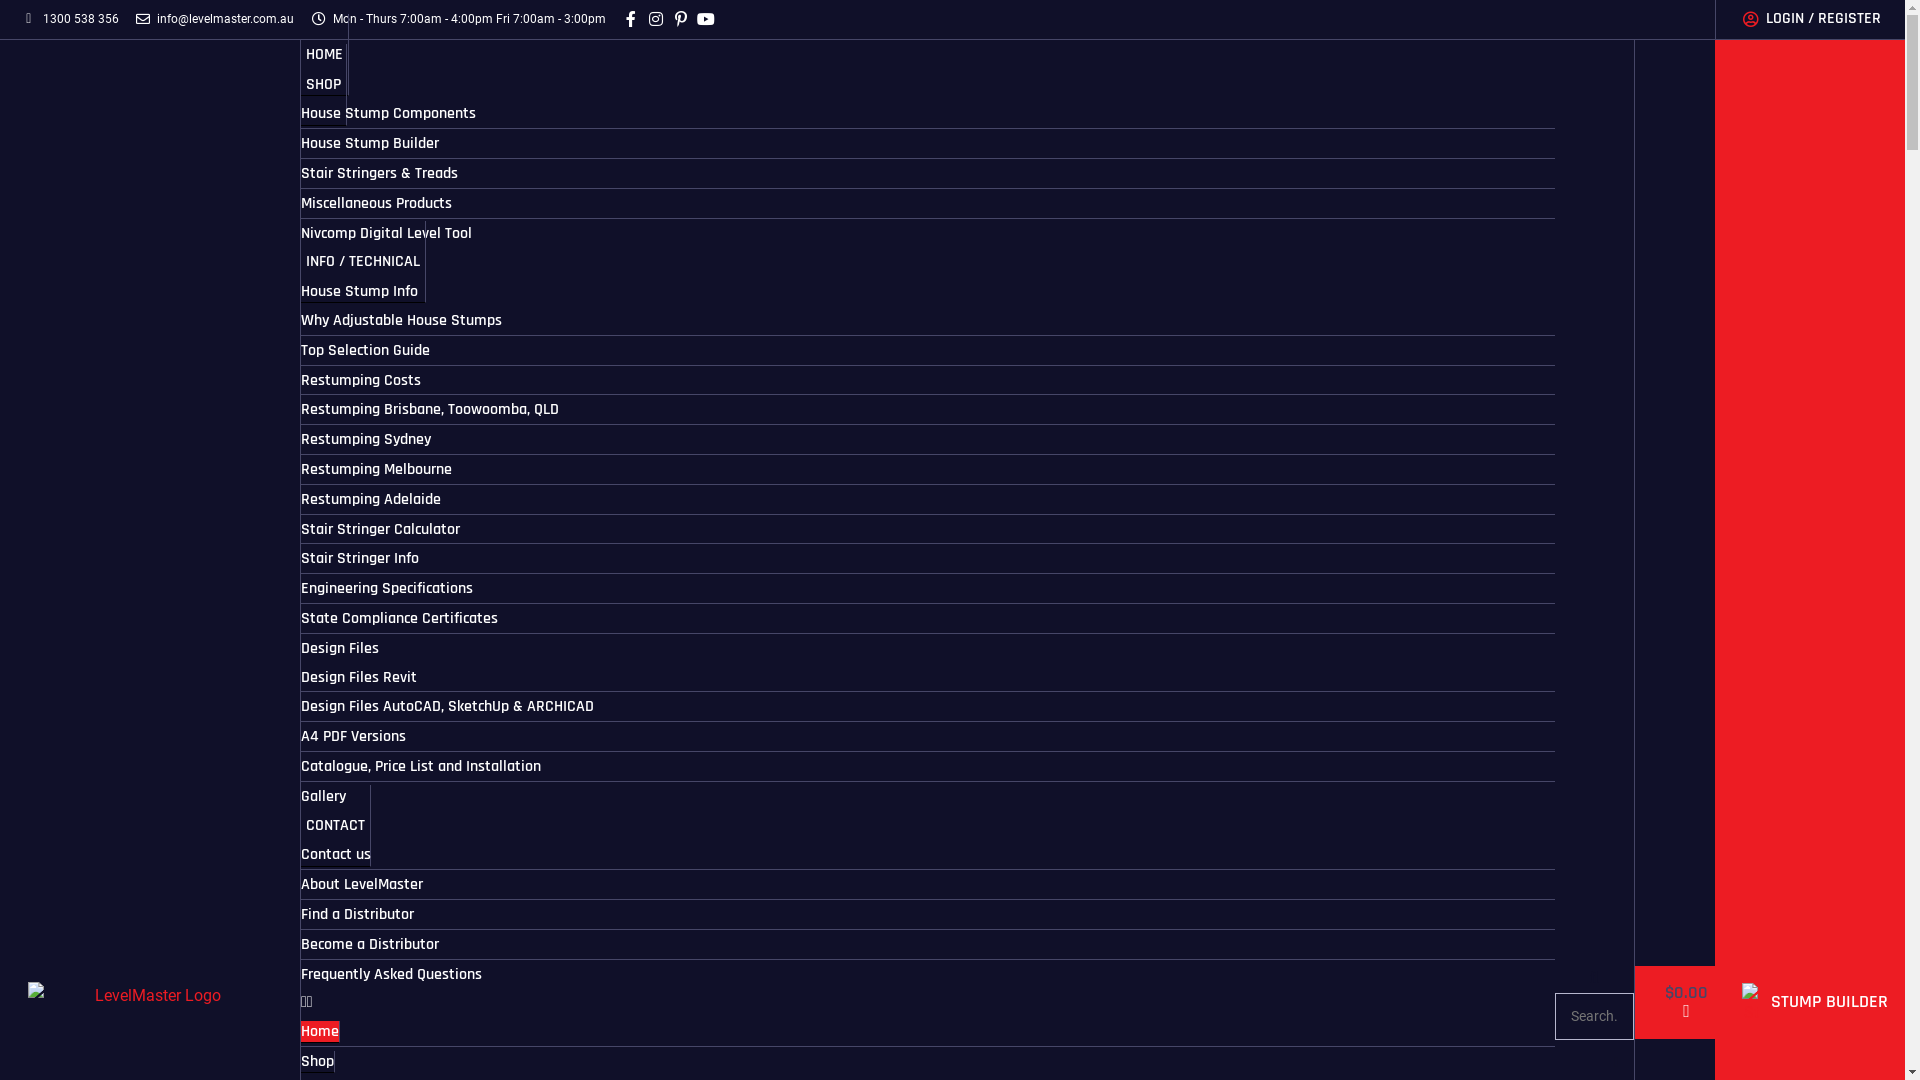 The image size is (1920, 1080). What do you see at coordinates (386, 232) in the screenshot?
I see `'Nivcomp Digital Level Tool'` at bounding box center [386, 232].